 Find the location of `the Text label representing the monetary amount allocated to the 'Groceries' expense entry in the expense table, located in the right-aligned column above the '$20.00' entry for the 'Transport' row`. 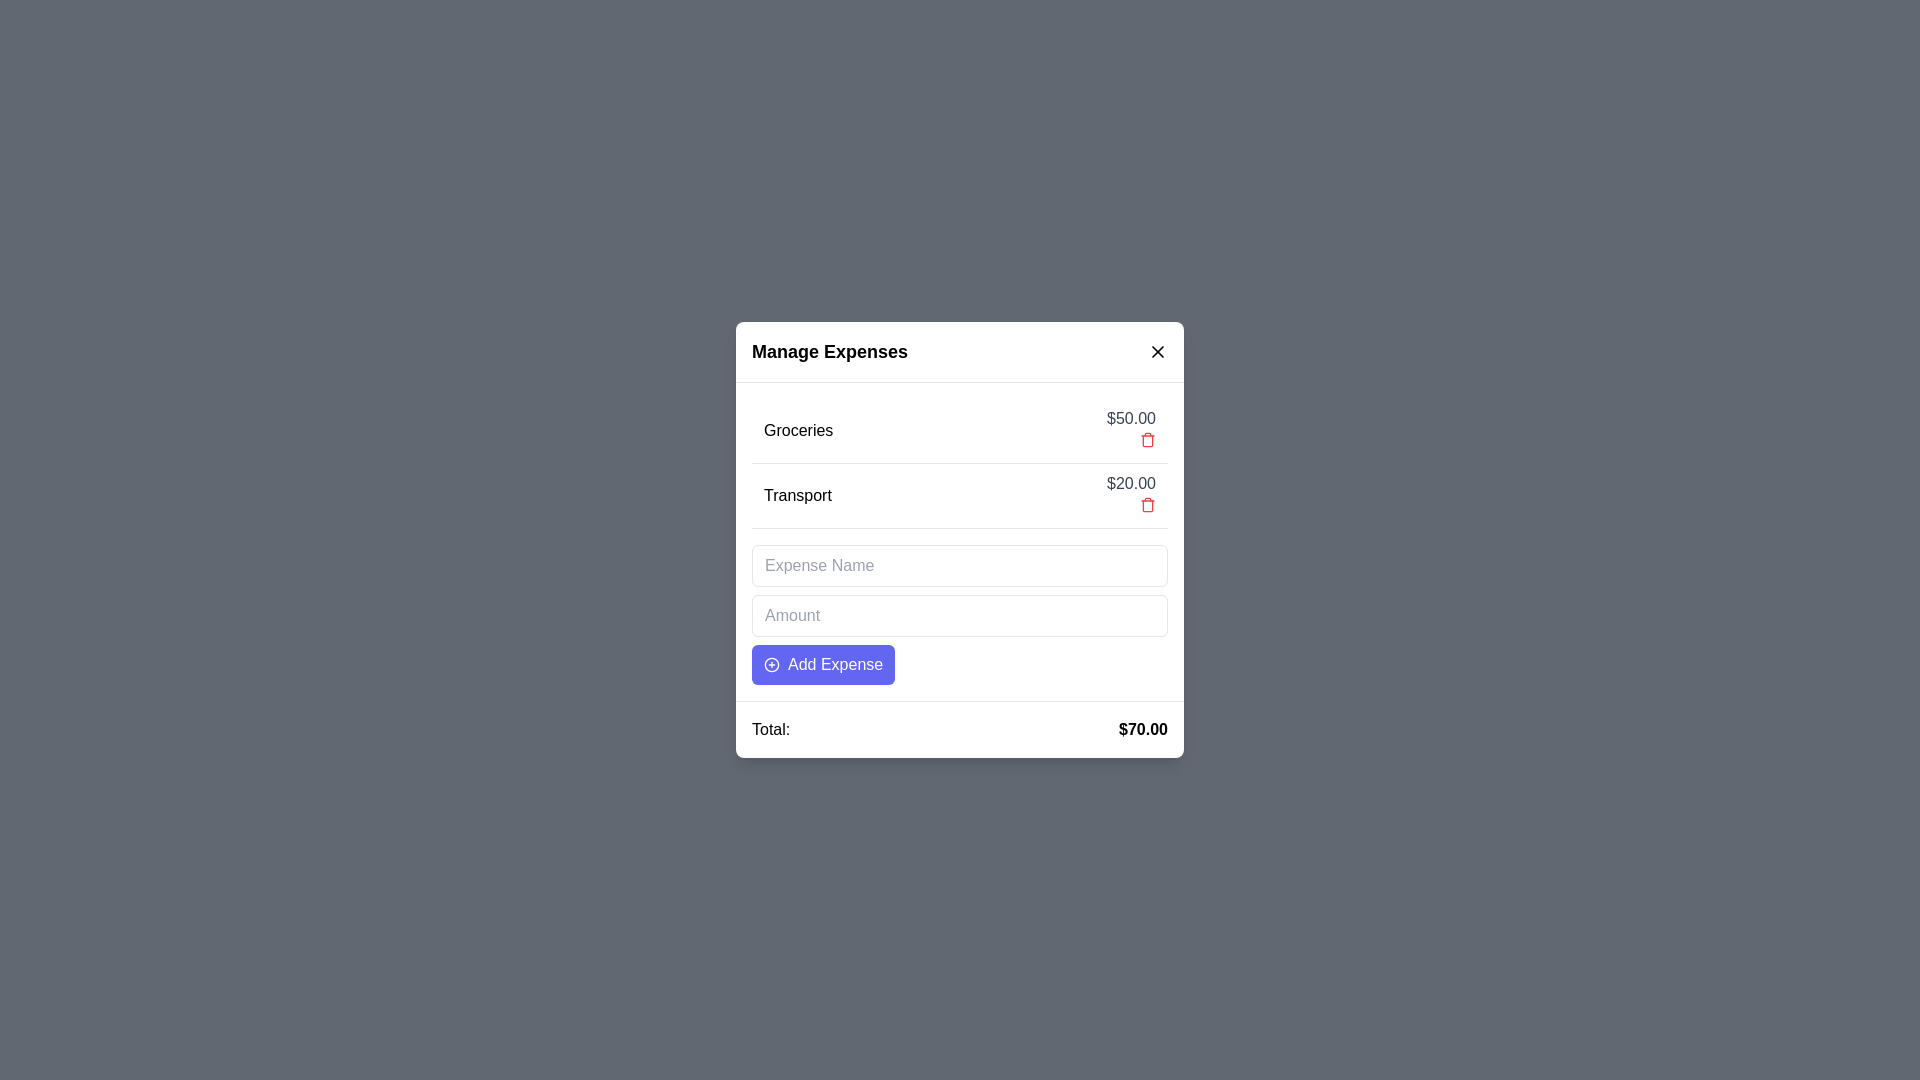

the Text label representing the monetary amount allocated to the 'Groceries' expense entry in the expense table, located in the right-aligned column above the '$20.00' entry for the 'Transport' row is located at coordinates (1131, 418).